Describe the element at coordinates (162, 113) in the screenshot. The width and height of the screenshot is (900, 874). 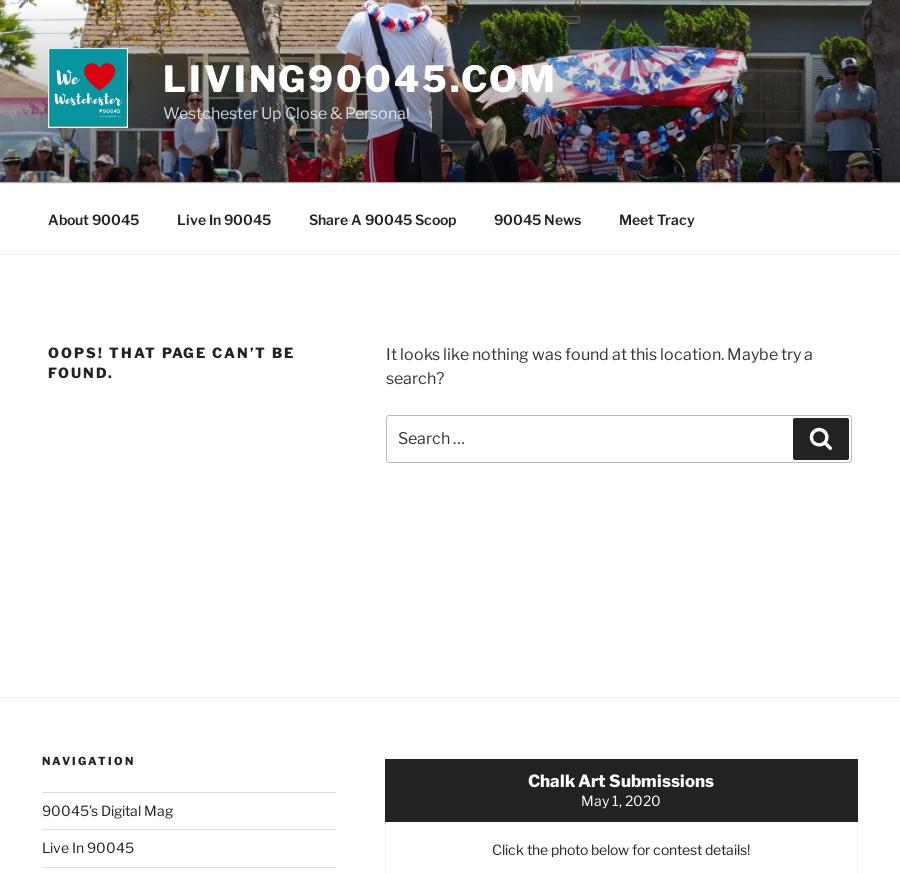
I see `'Westchester Up Close & Personal'` at that location.